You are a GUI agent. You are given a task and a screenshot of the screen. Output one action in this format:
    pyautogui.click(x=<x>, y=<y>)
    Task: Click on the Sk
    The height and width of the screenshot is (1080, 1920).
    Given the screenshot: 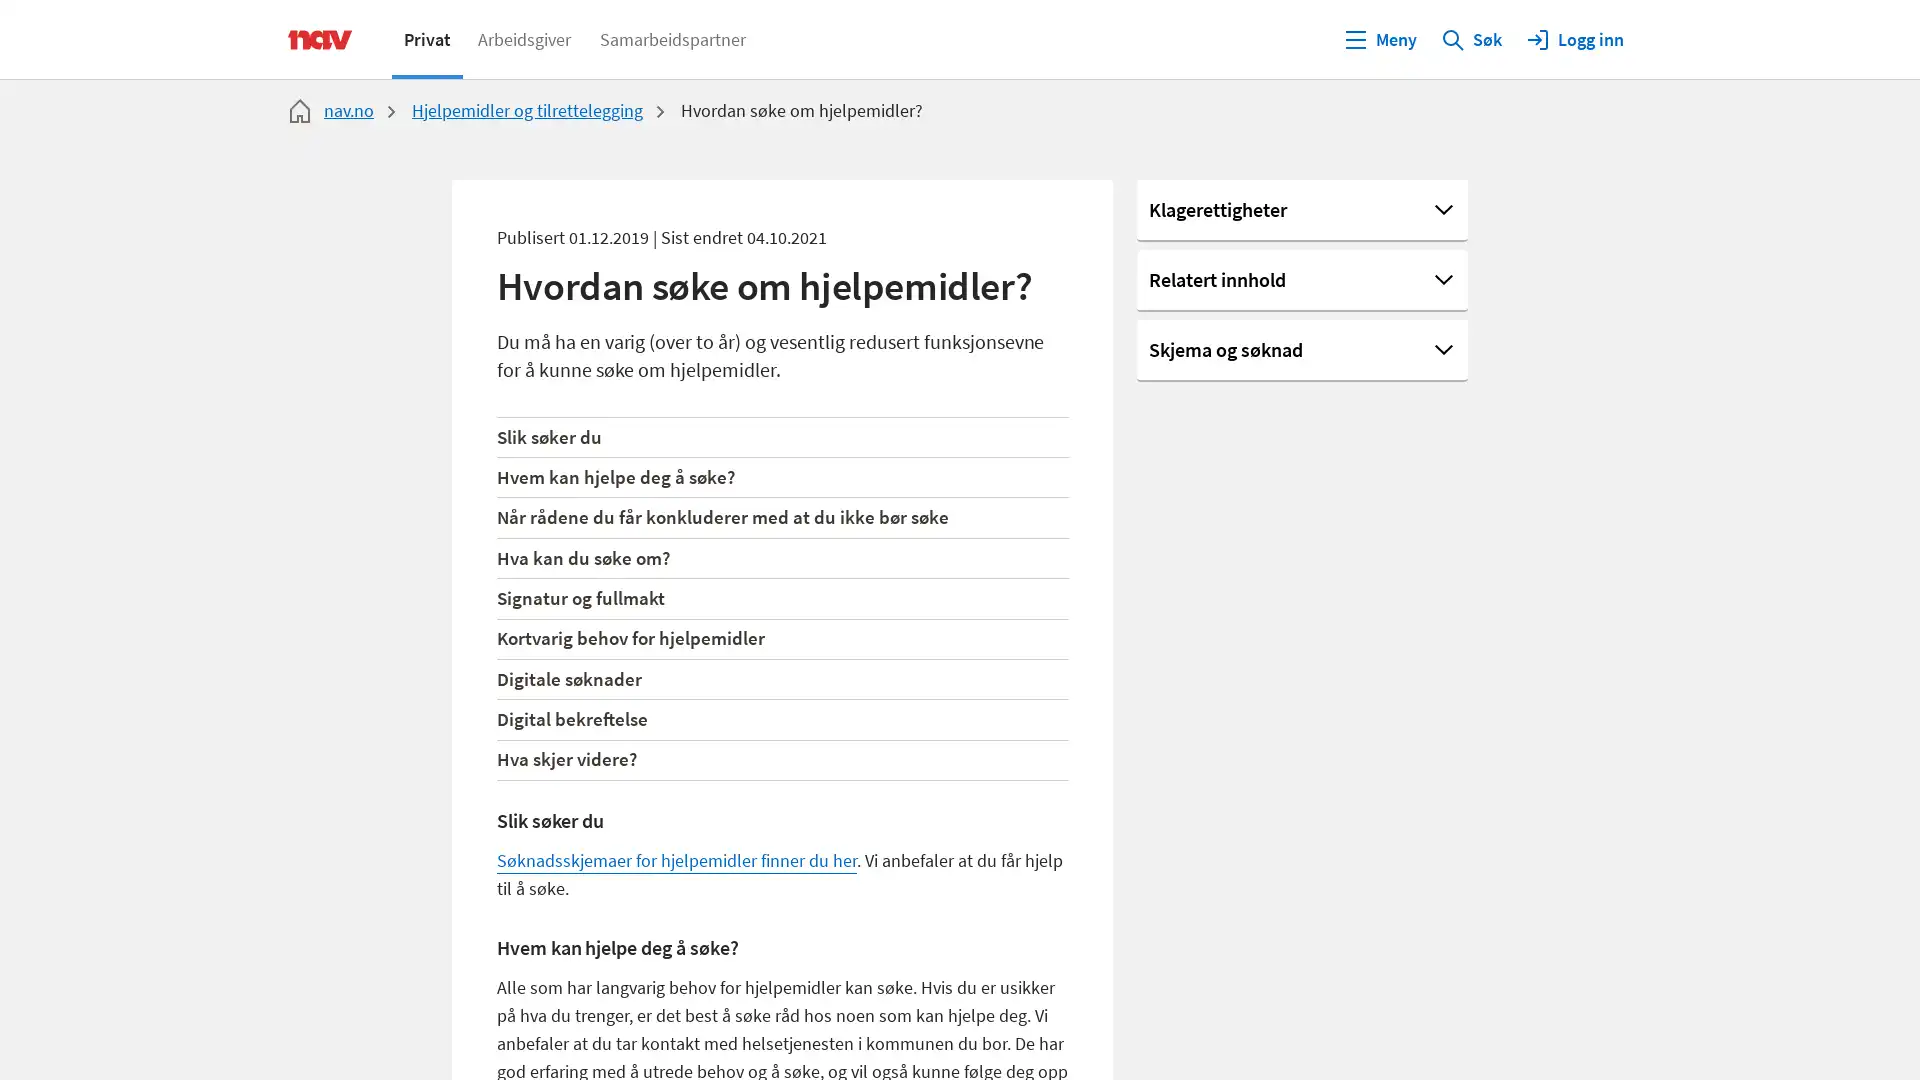 What is the action you would take?
    pyautogui.click(x=1471, y=38)
    